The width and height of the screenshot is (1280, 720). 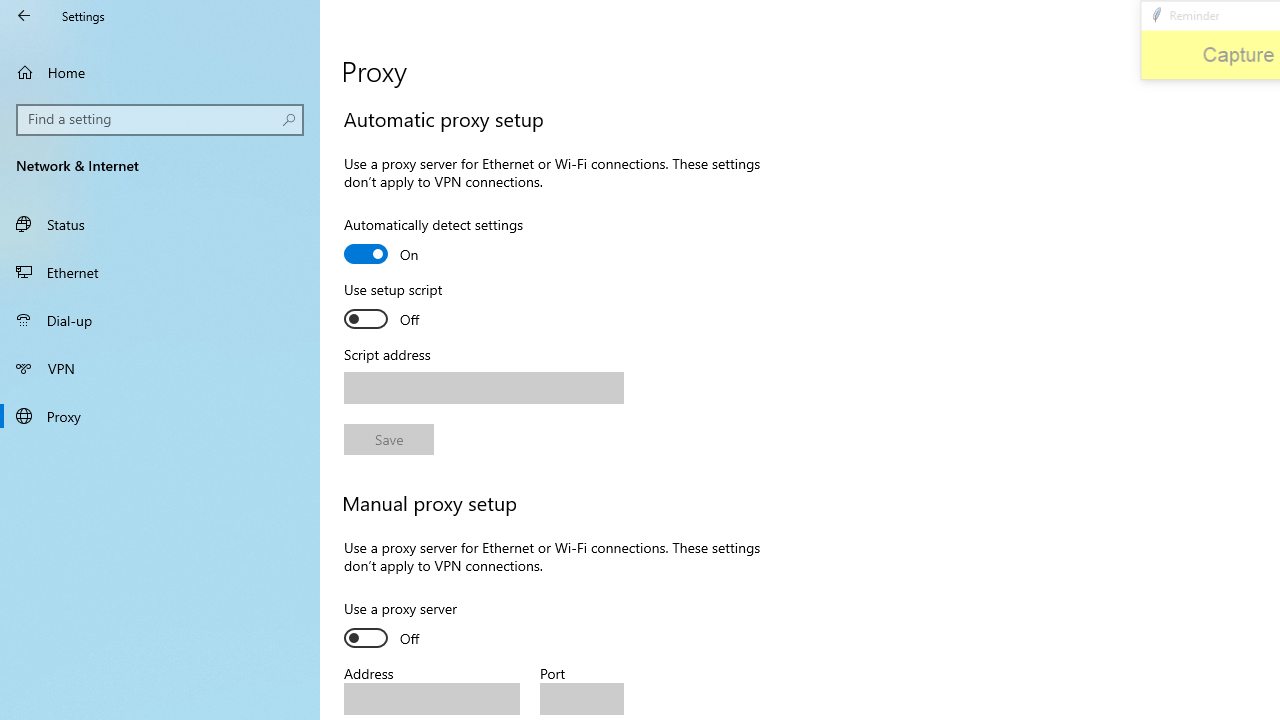 What do you see at coordinates (581, 698) in the screenshot?
I see `'Port'` at bounding box center [581, 698].